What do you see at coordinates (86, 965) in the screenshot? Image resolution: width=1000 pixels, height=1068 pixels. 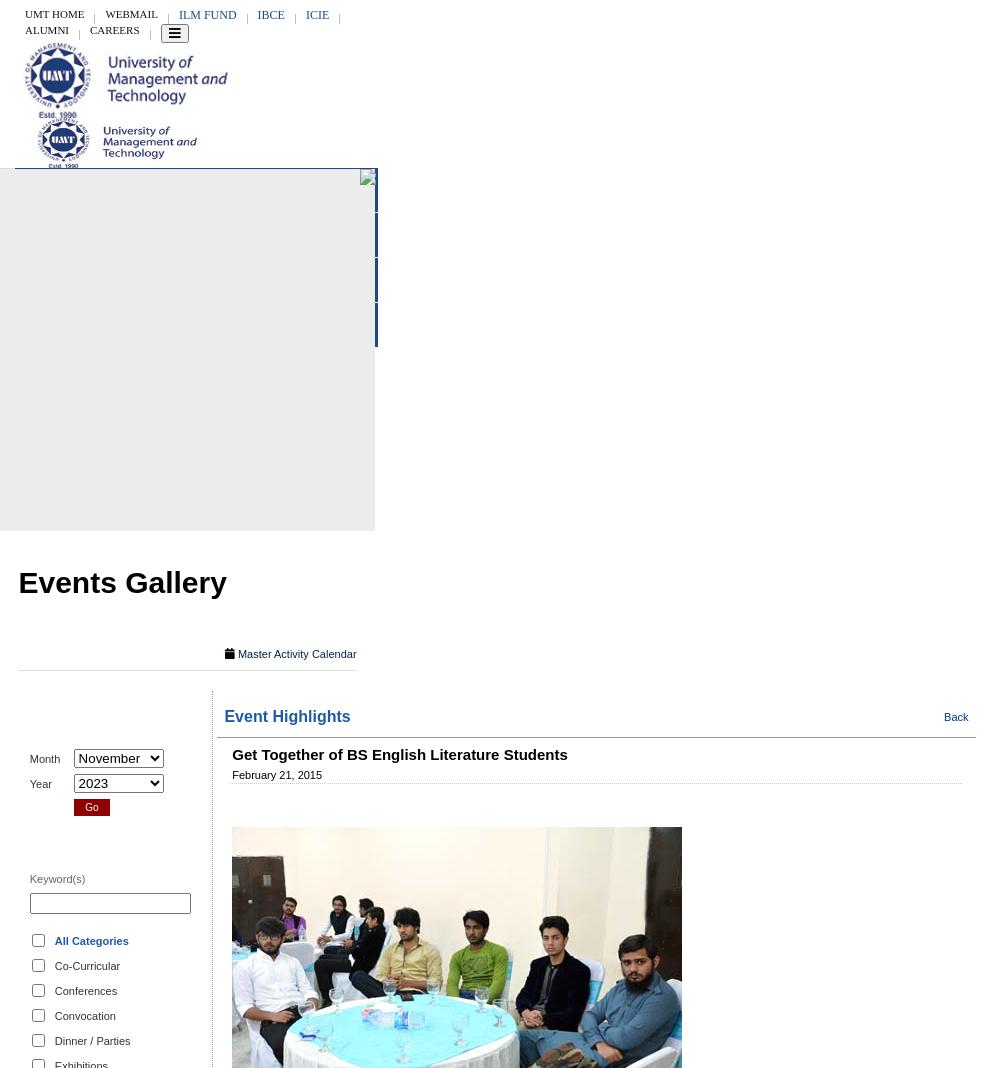 I see `'Co-Curricular'` at bounding box center [86, 965].